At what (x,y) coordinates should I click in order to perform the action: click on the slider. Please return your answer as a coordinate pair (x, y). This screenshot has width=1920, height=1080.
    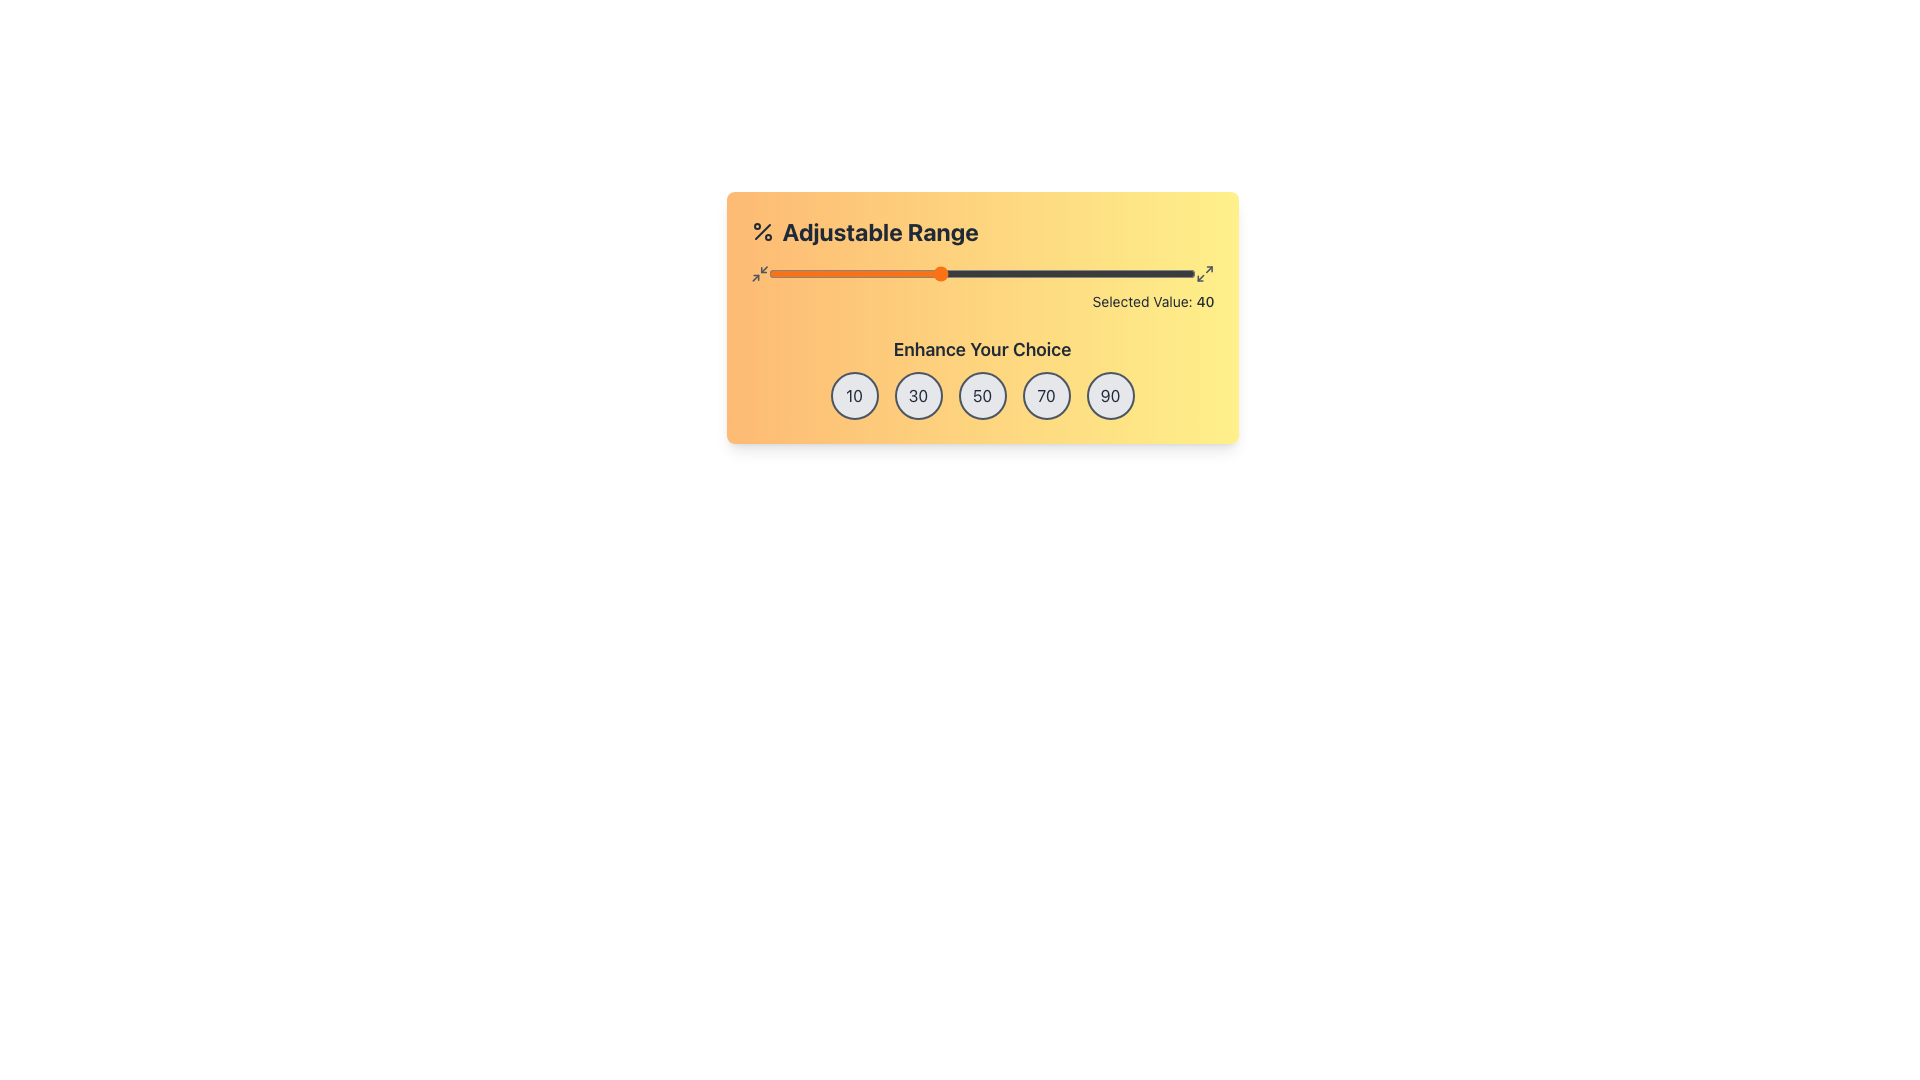
    Looking at the image, I should click on (982, 273).